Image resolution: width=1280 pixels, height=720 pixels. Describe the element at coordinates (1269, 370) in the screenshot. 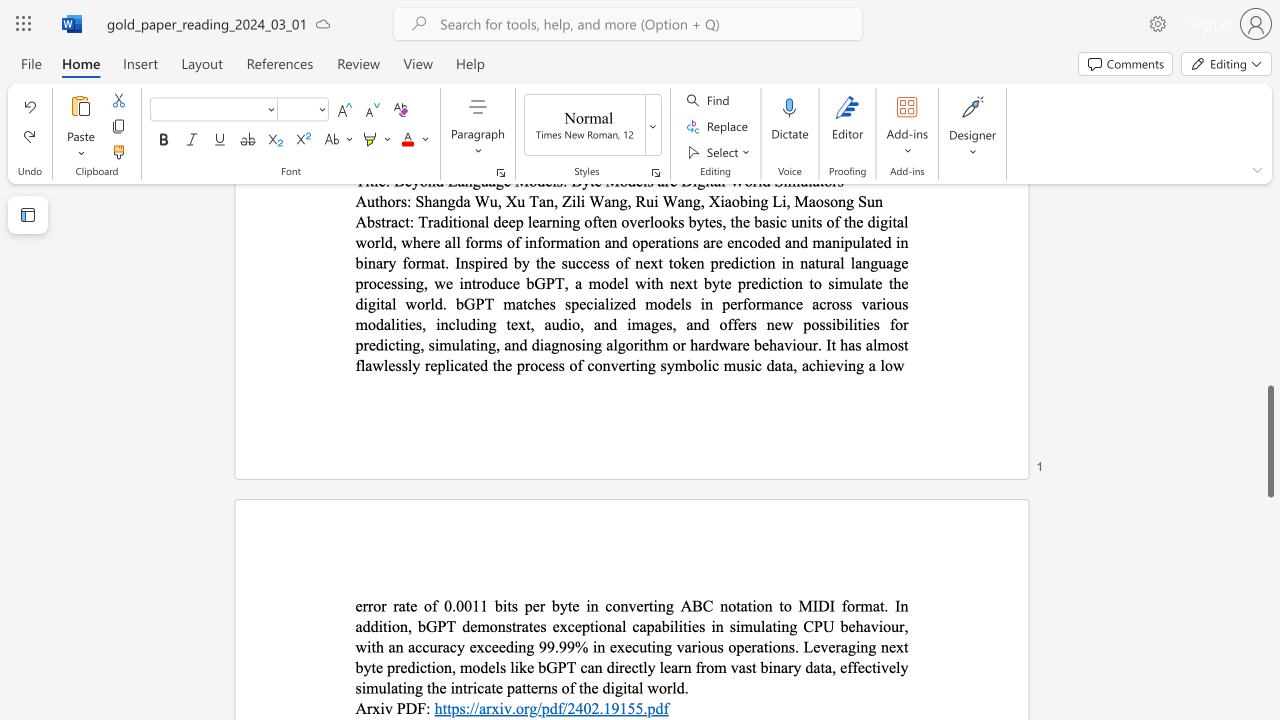

I see `the scrollbar on the right side to scroll the page up` at that location.